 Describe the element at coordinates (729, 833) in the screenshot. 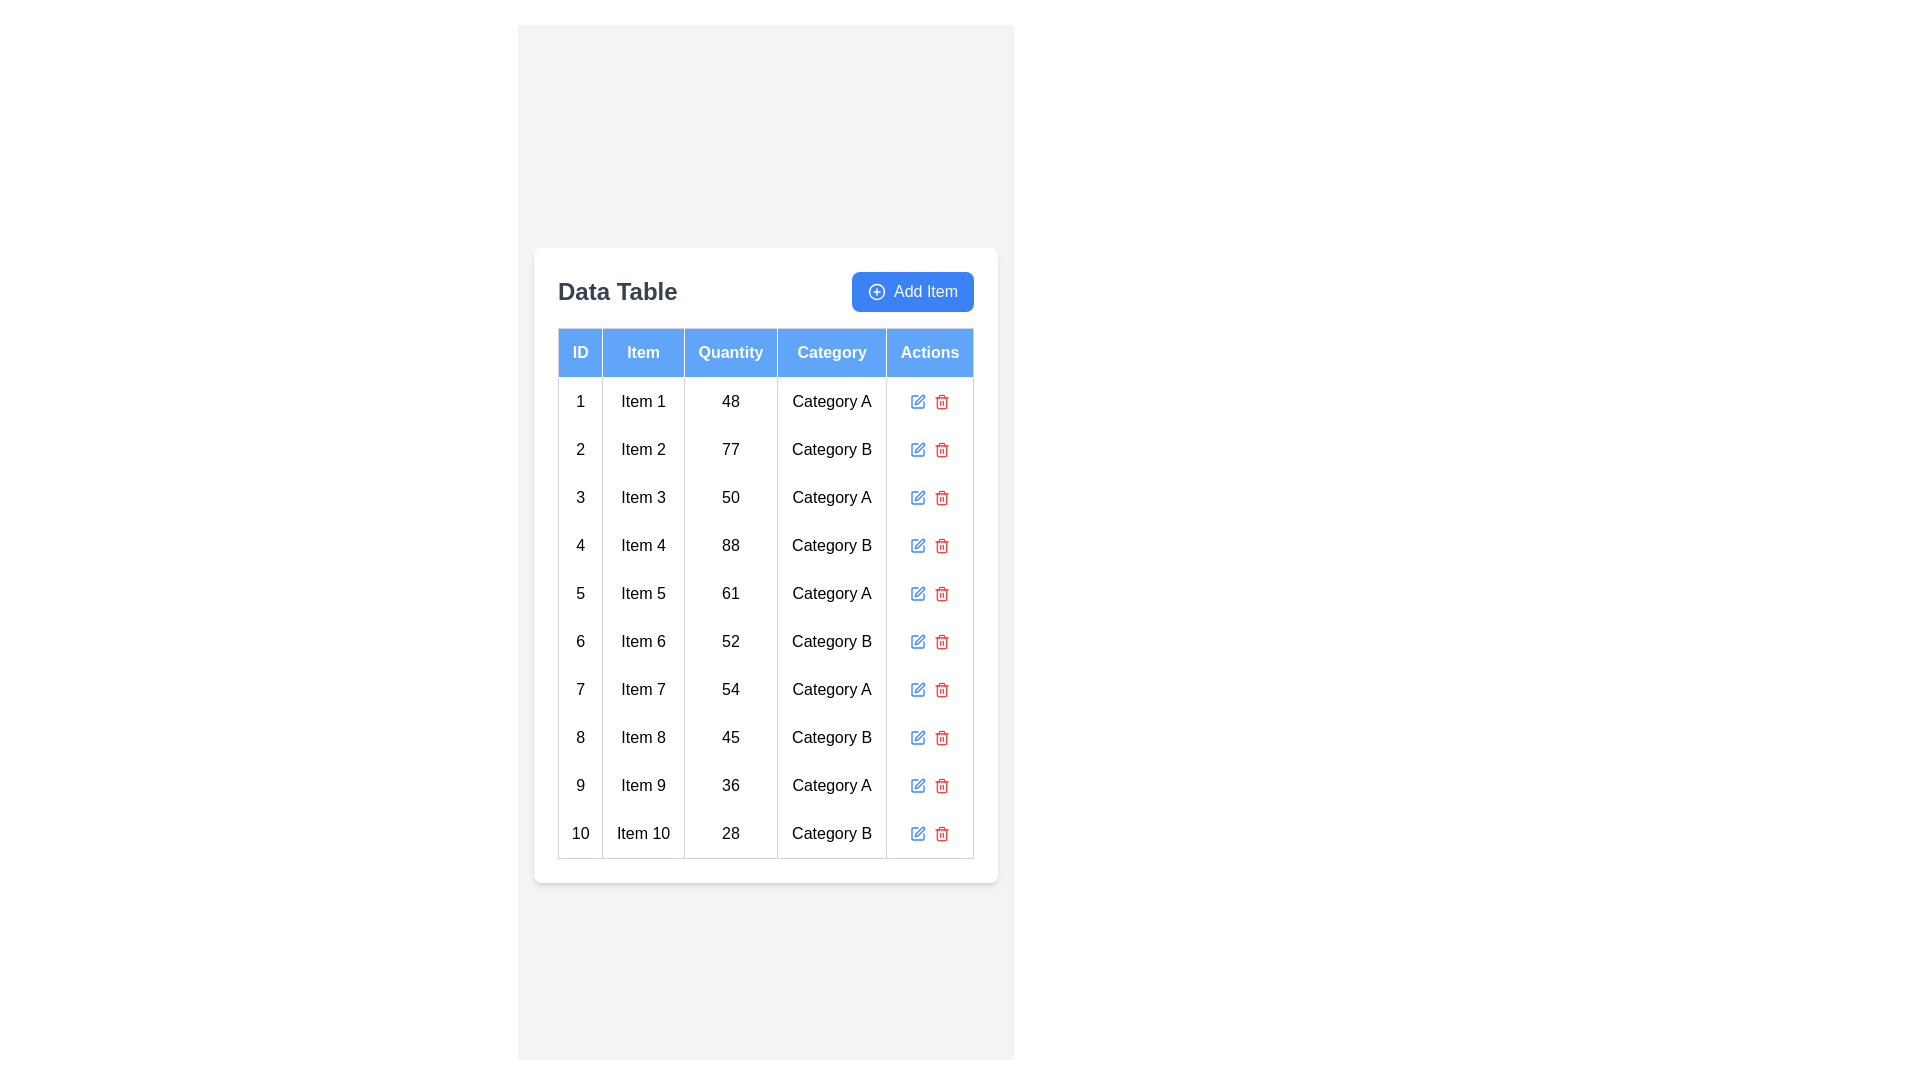

I see `on the static text label displaying the number '28' in the 'Quantity' column of the table for 'Item 10'` at that location.